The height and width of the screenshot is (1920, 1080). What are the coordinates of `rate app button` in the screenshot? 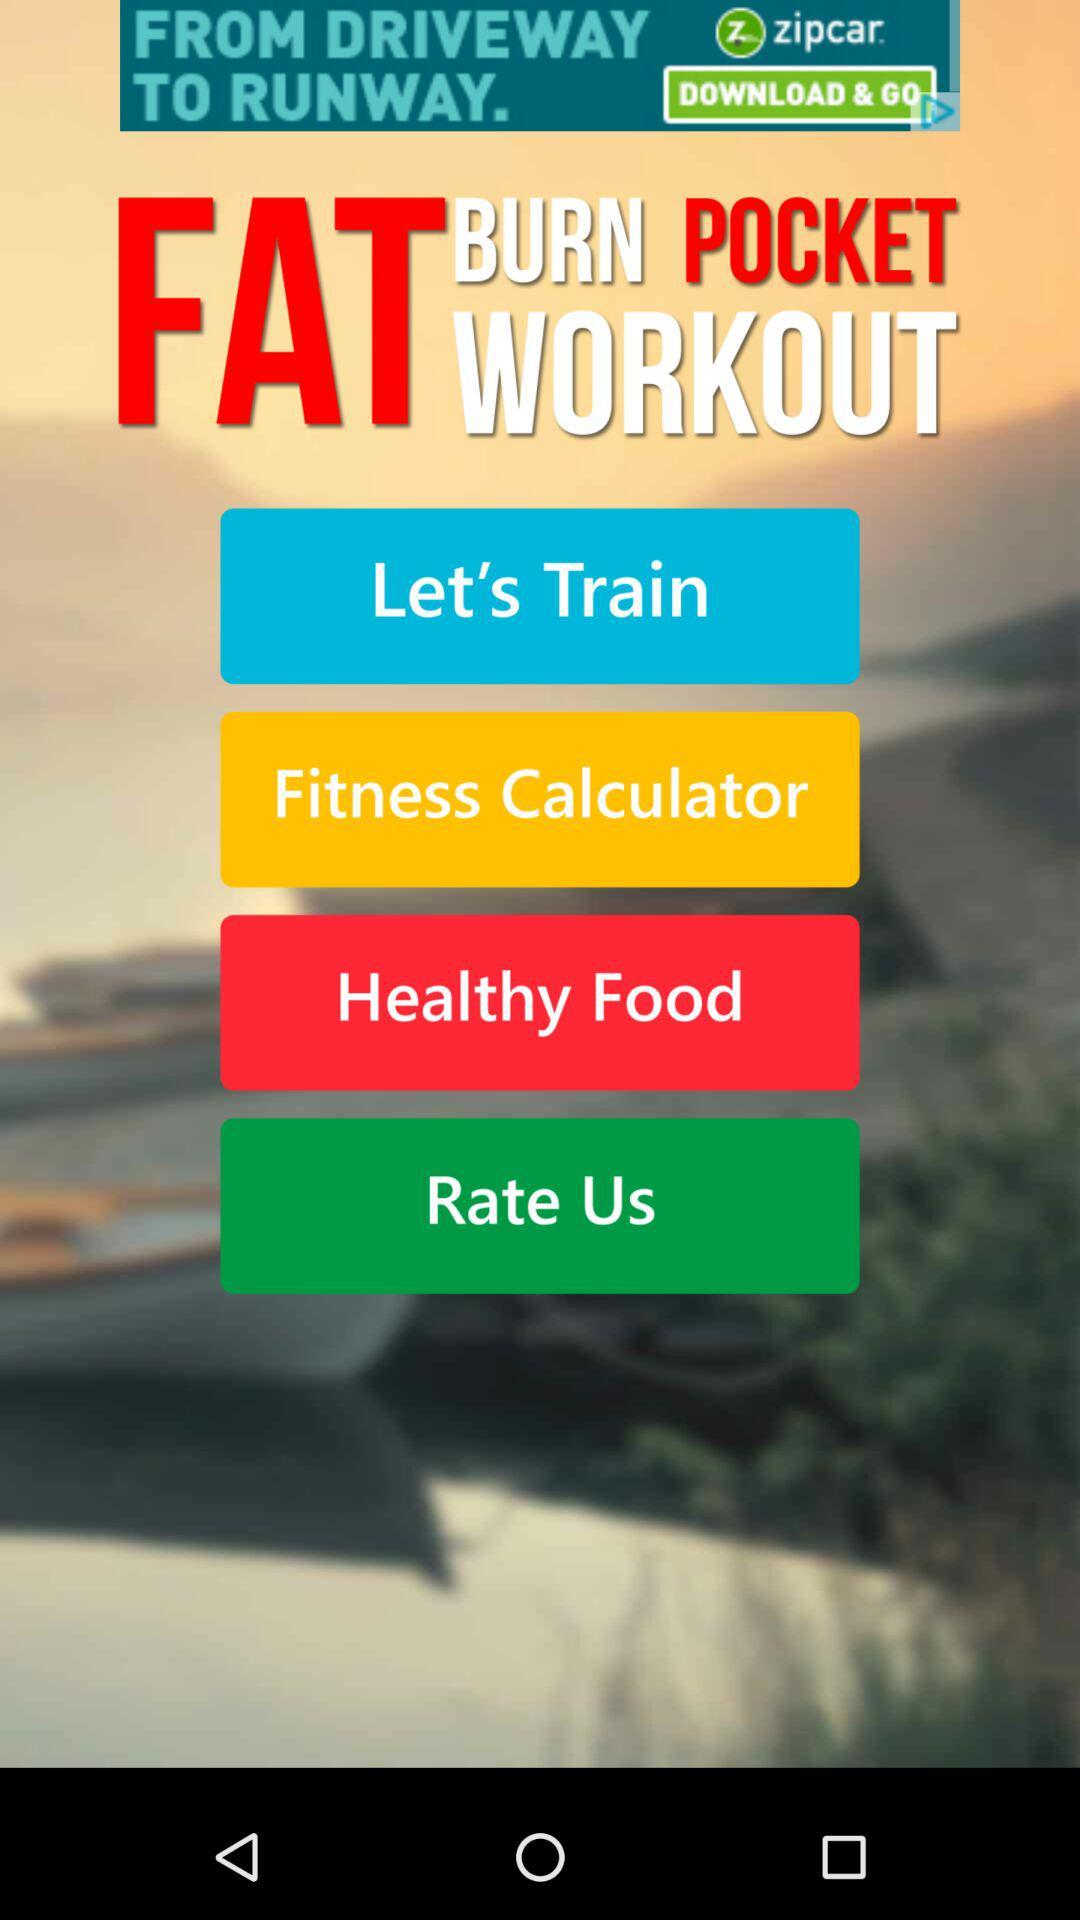 It's located at (540, 1204).